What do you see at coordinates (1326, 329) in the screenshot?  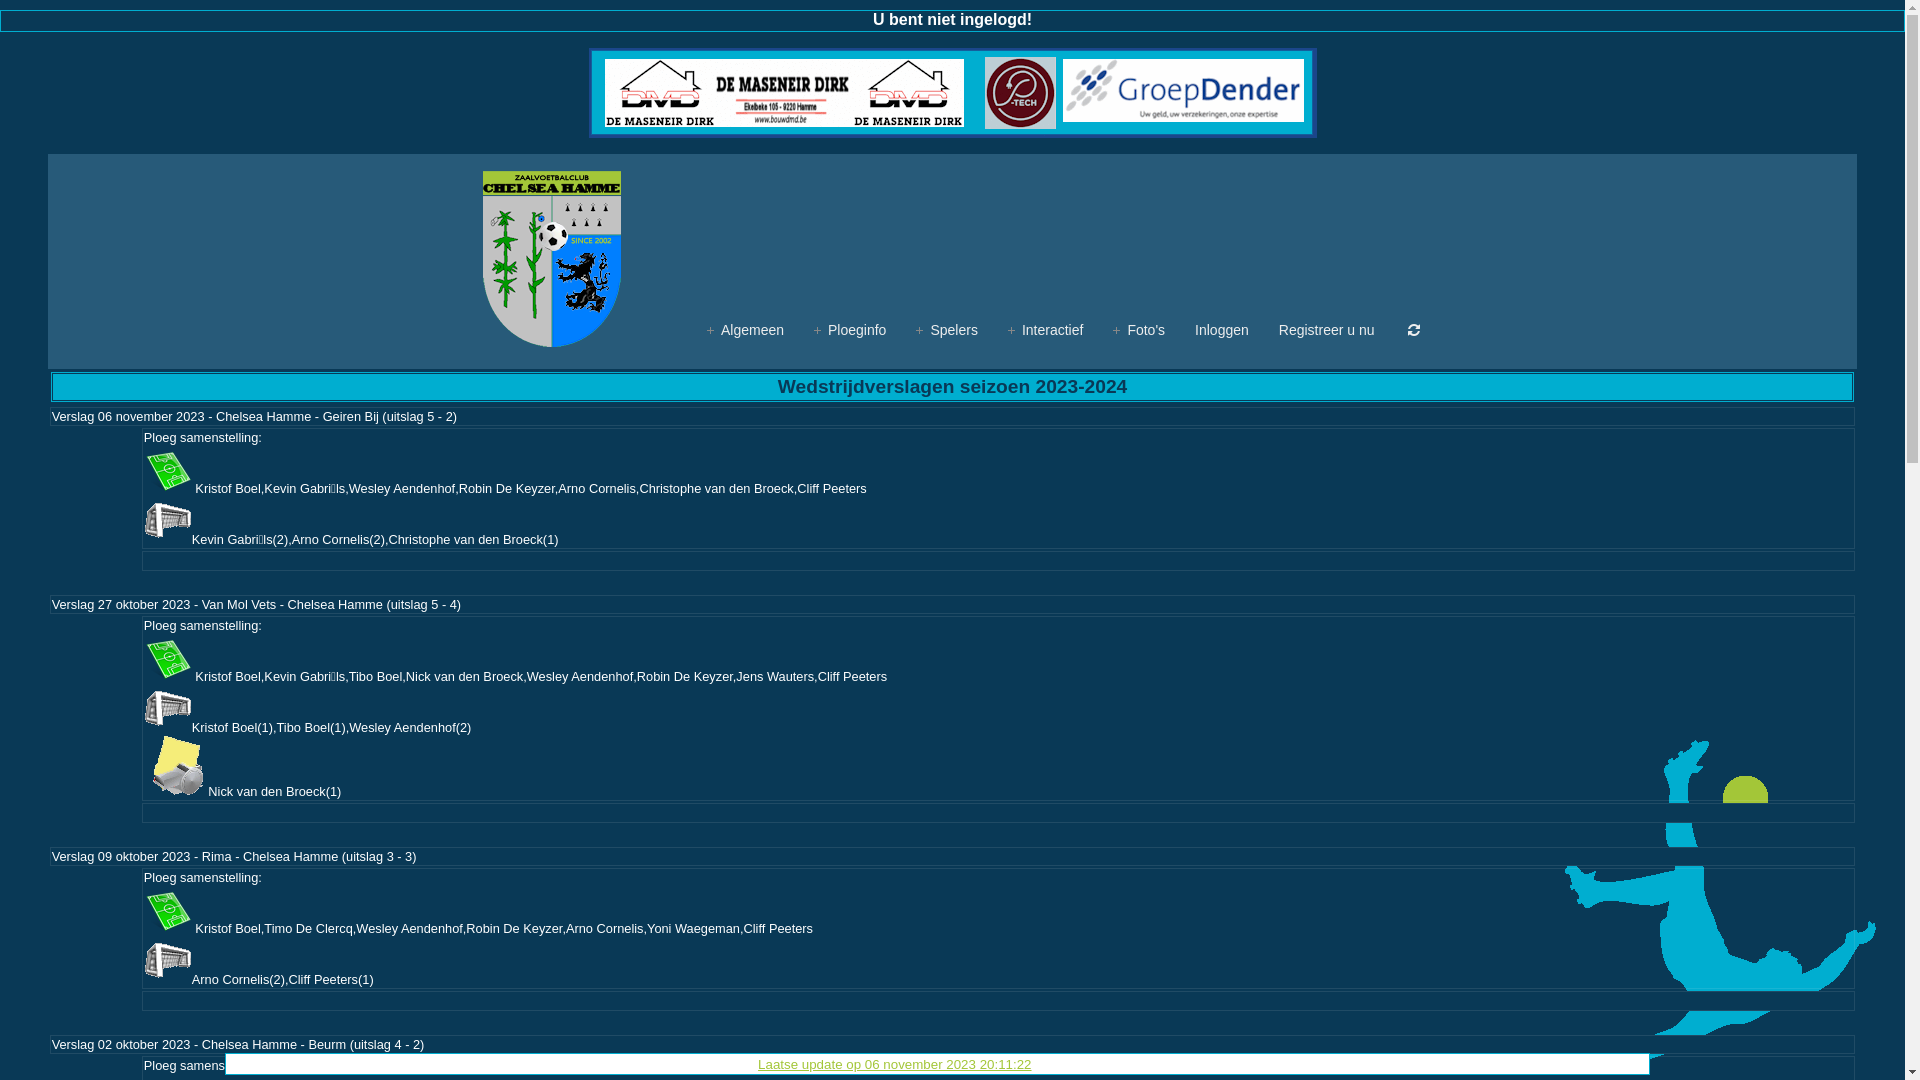 I see `'Registreer u nu'` at bounding box center [1326, 329].